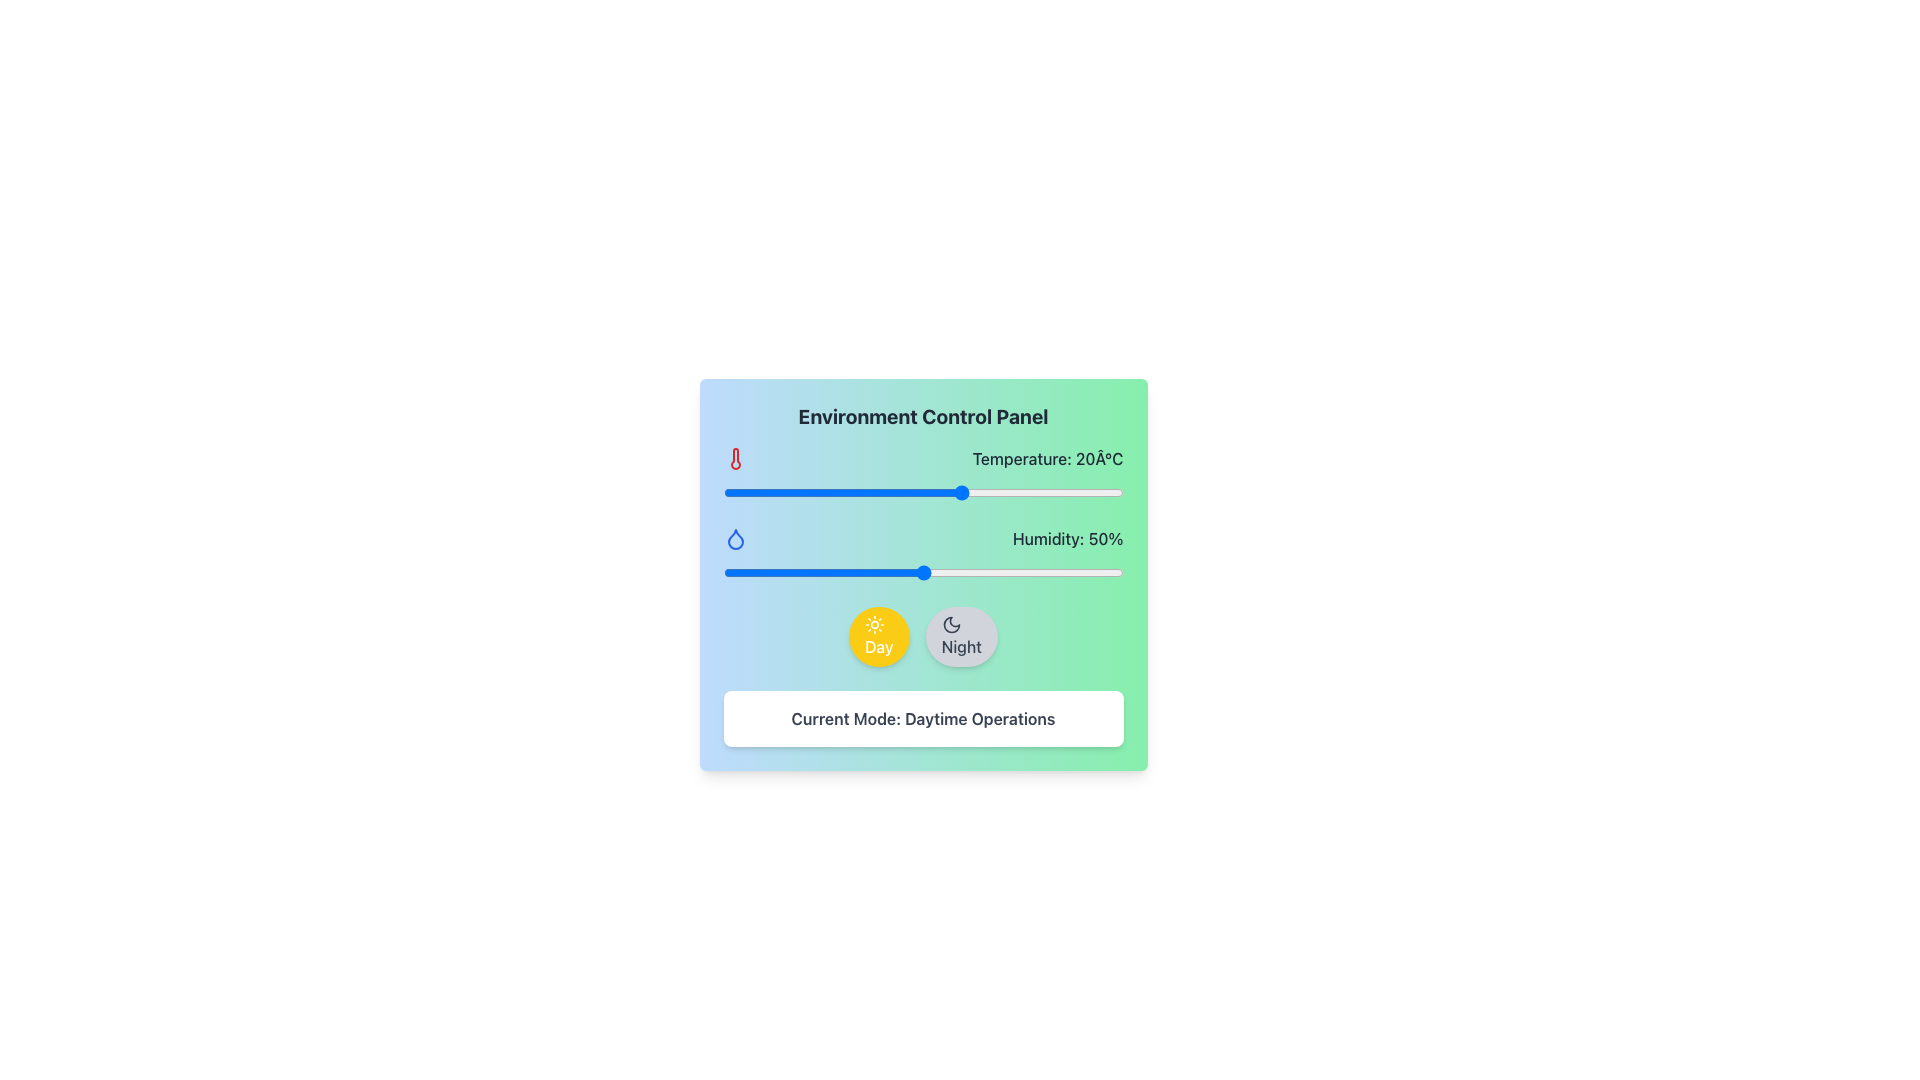 Image resolution: width=1920 pixels, height=1080 pixels. What do you see at coordinates (922, 717) in the screenshot?
I see `the text label displaying 'Current Mode: Daytime Operations' which is centered at the bottom of the white rectangular card` at bounding box center [922, 717].